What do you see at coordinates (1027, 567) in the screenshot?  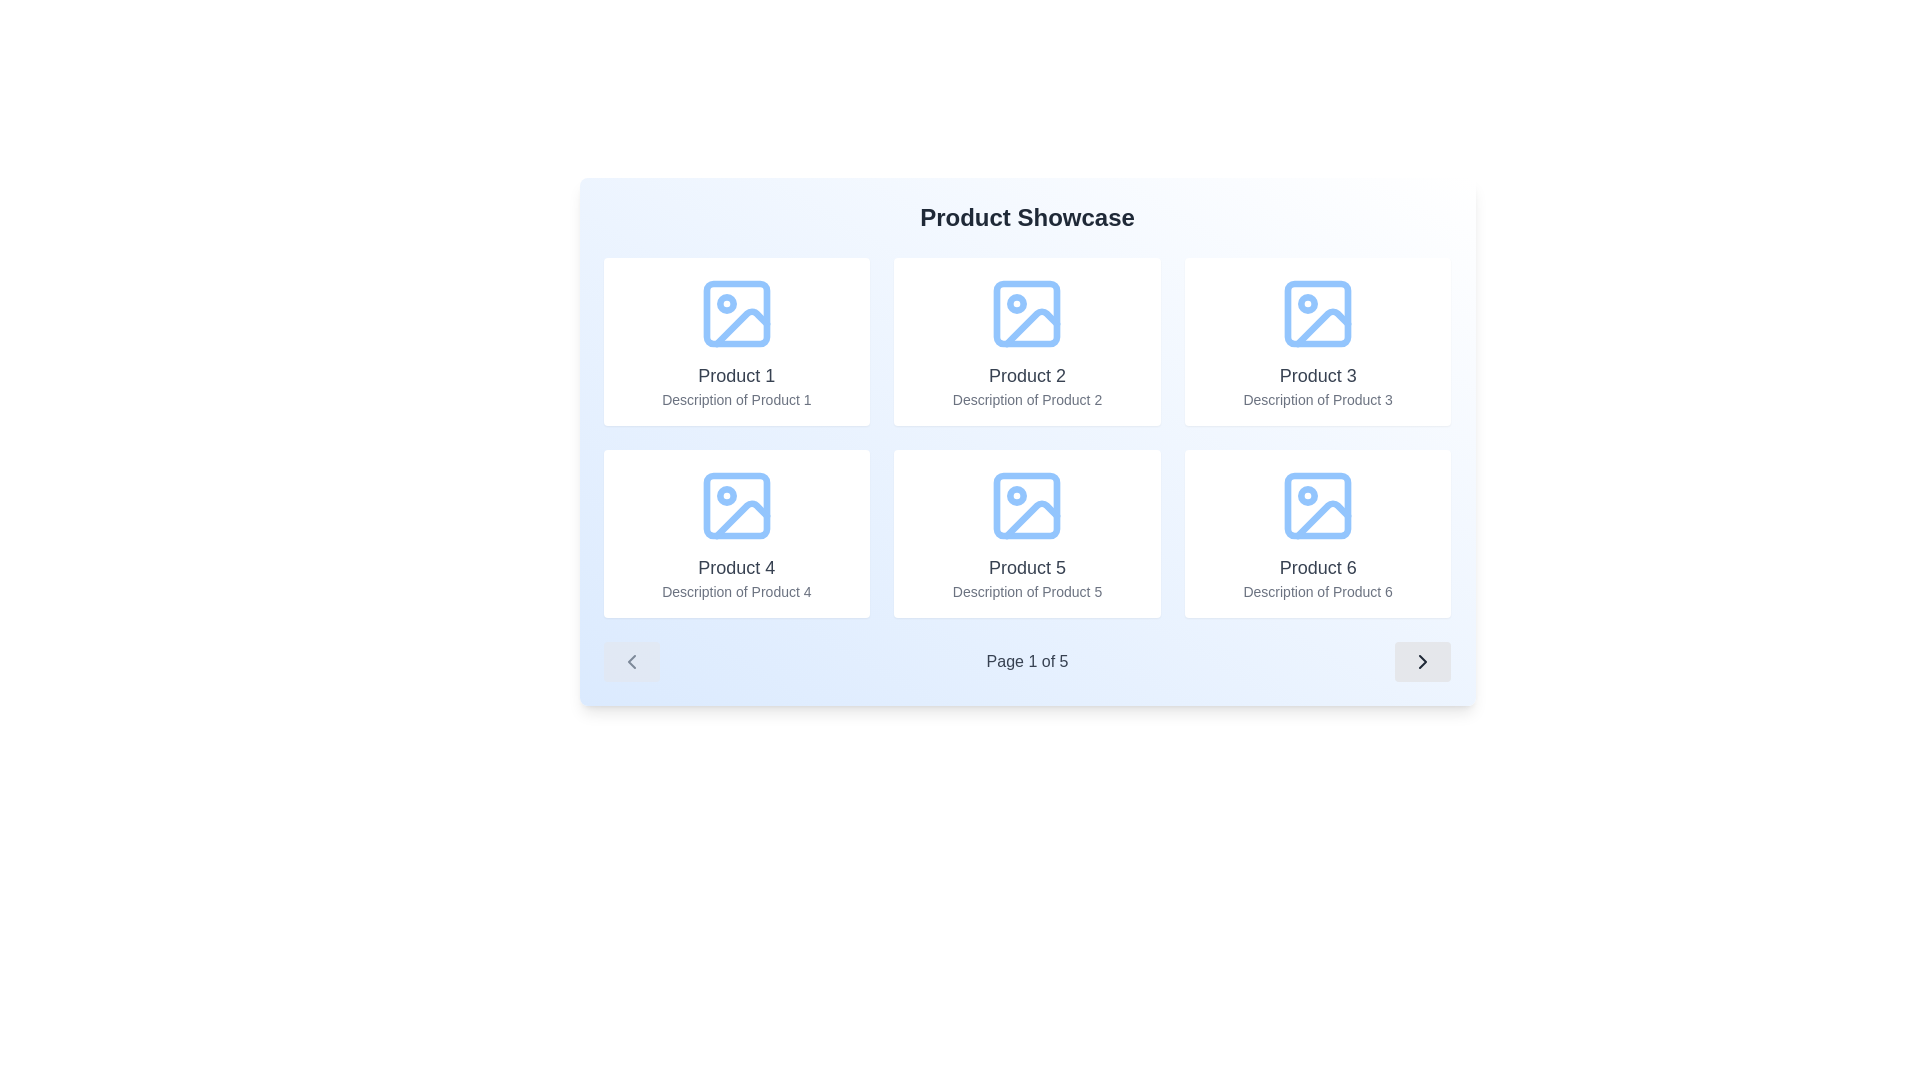 I see `the static text label for 'Product 5' located in the bottom-center of the product card, which helps in identifying this product` at bounding box center [1027, 567].